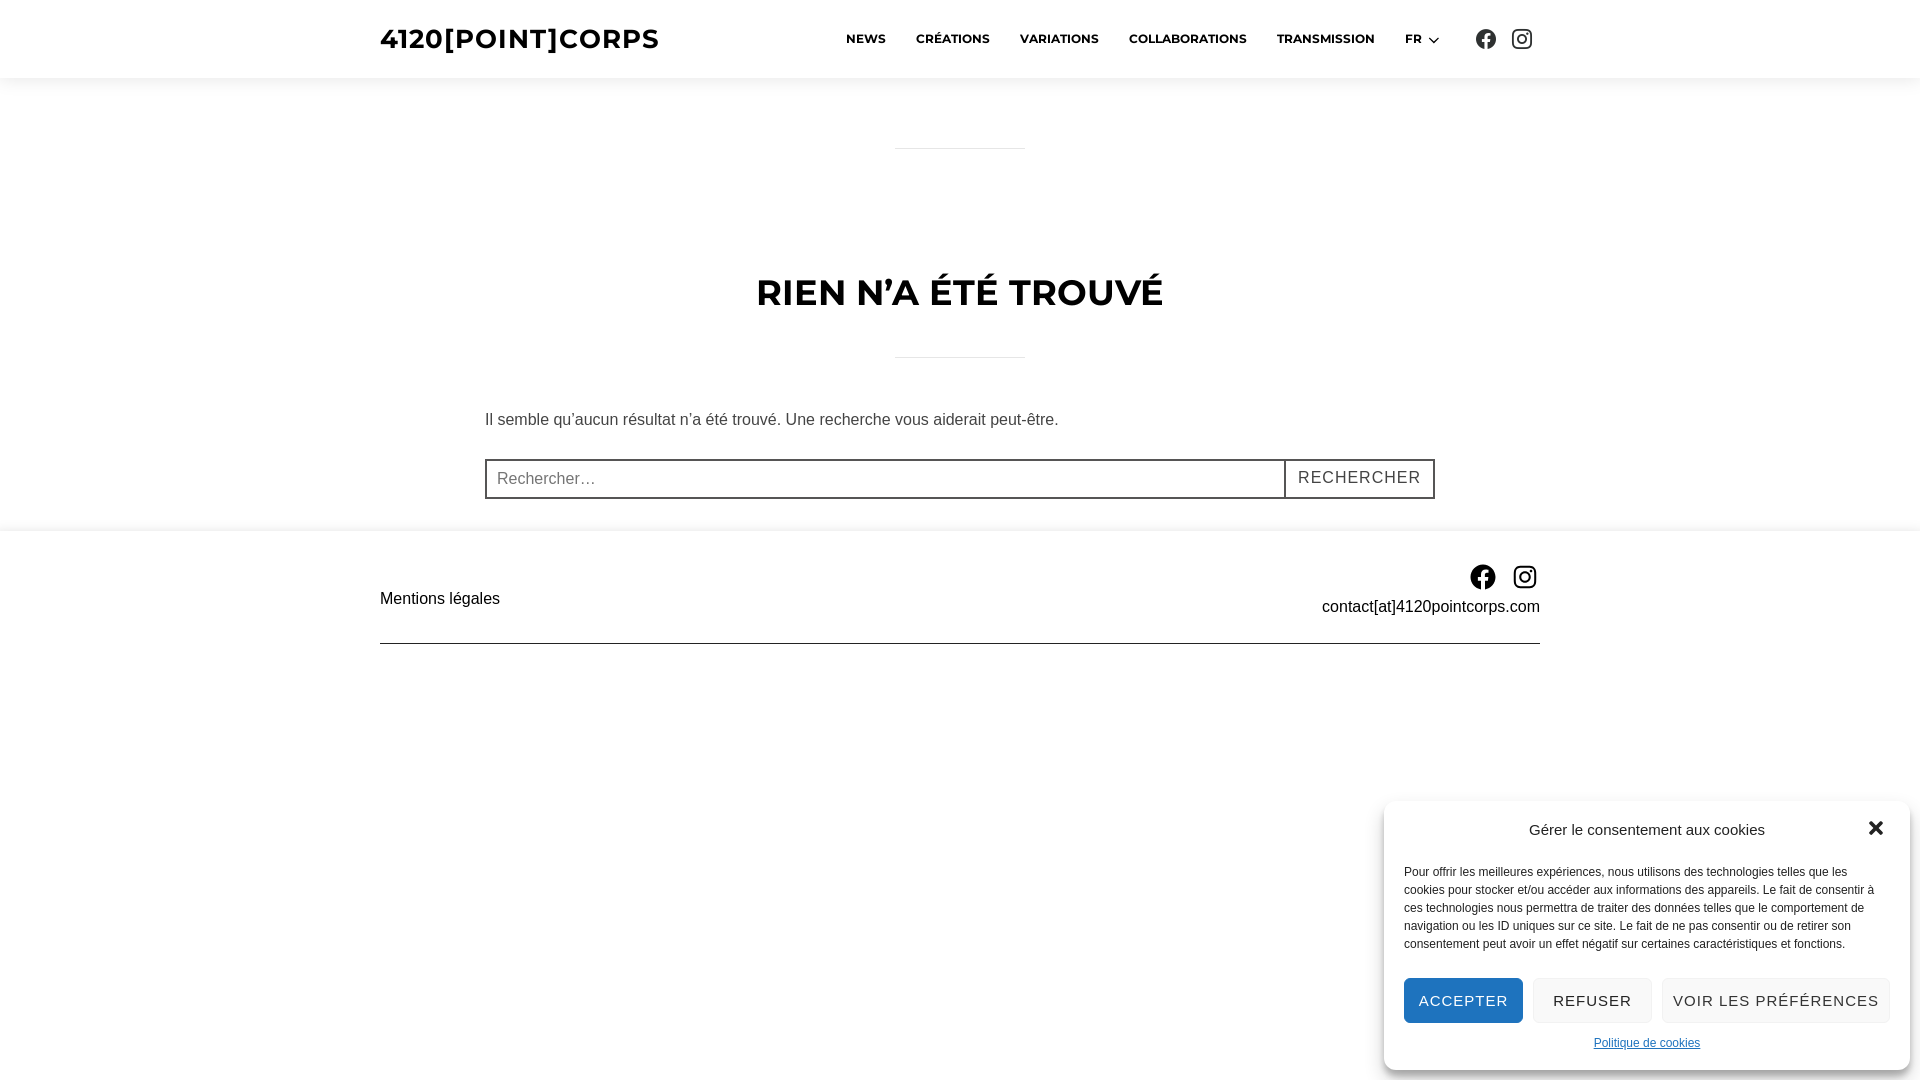 Image resolution: width=1920 pixels, height=1080 pixels. I want to click on '4120[POINT]CORPS', so click(379, 39).